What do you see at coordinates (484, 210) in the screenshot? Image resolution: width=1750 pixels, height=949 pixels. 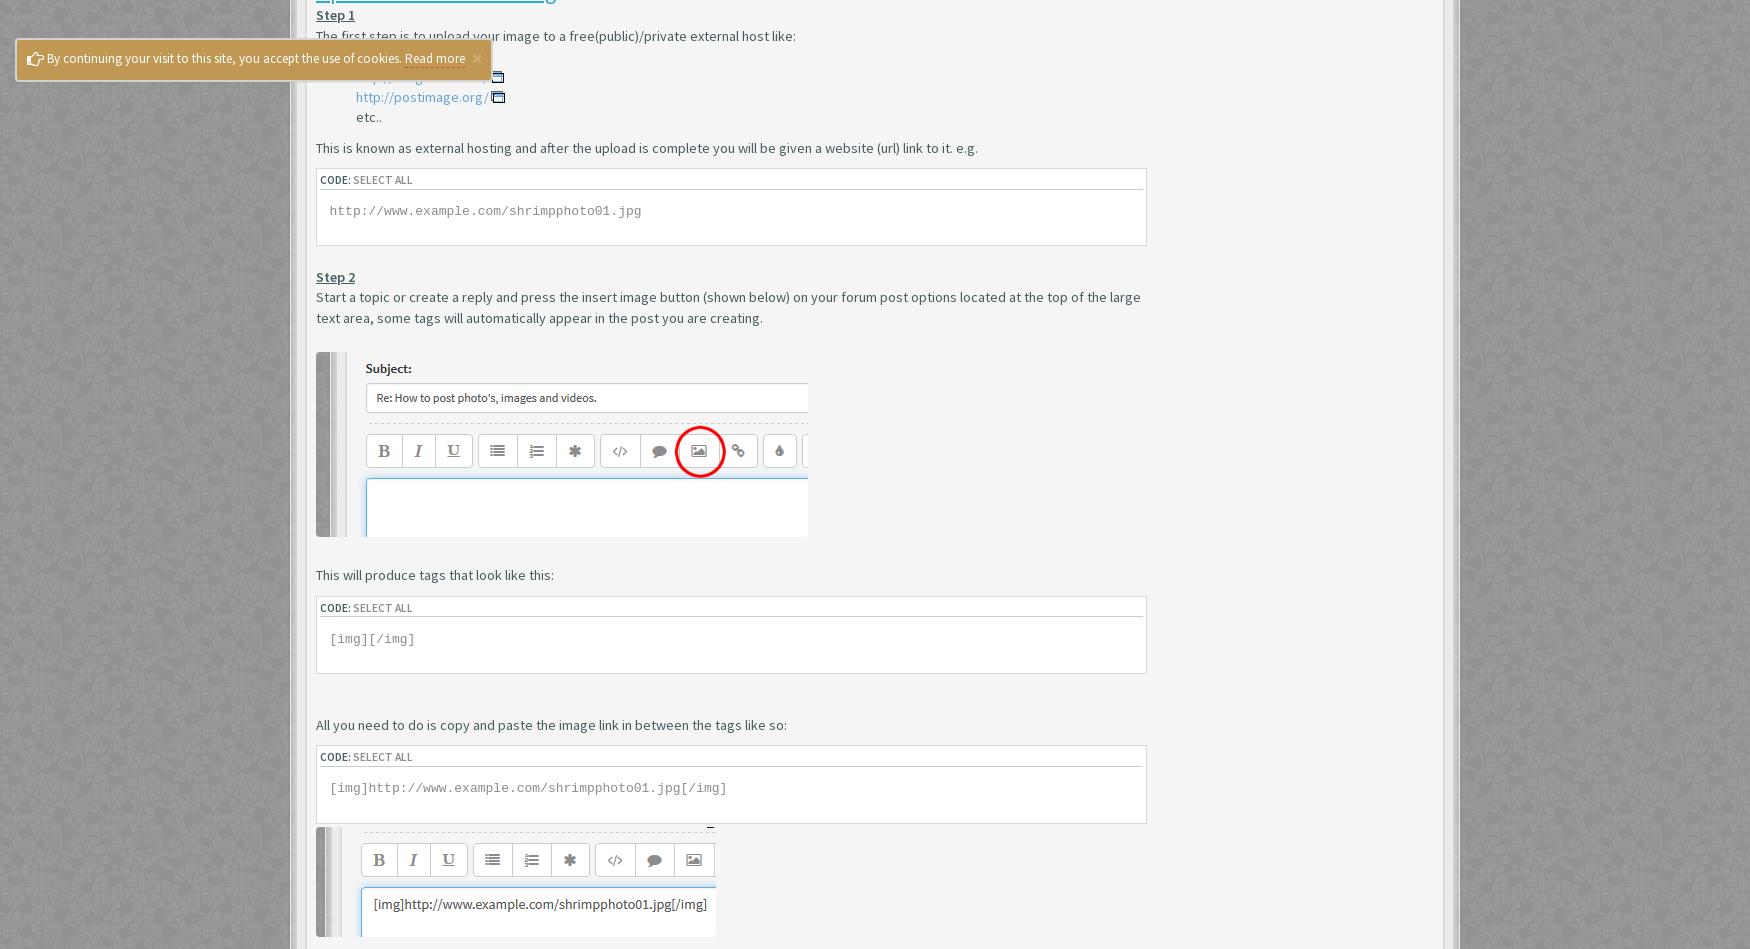 I see `'http://www.example.com/shrimpphoto01.jpg'` at bounding box center [484, 210].